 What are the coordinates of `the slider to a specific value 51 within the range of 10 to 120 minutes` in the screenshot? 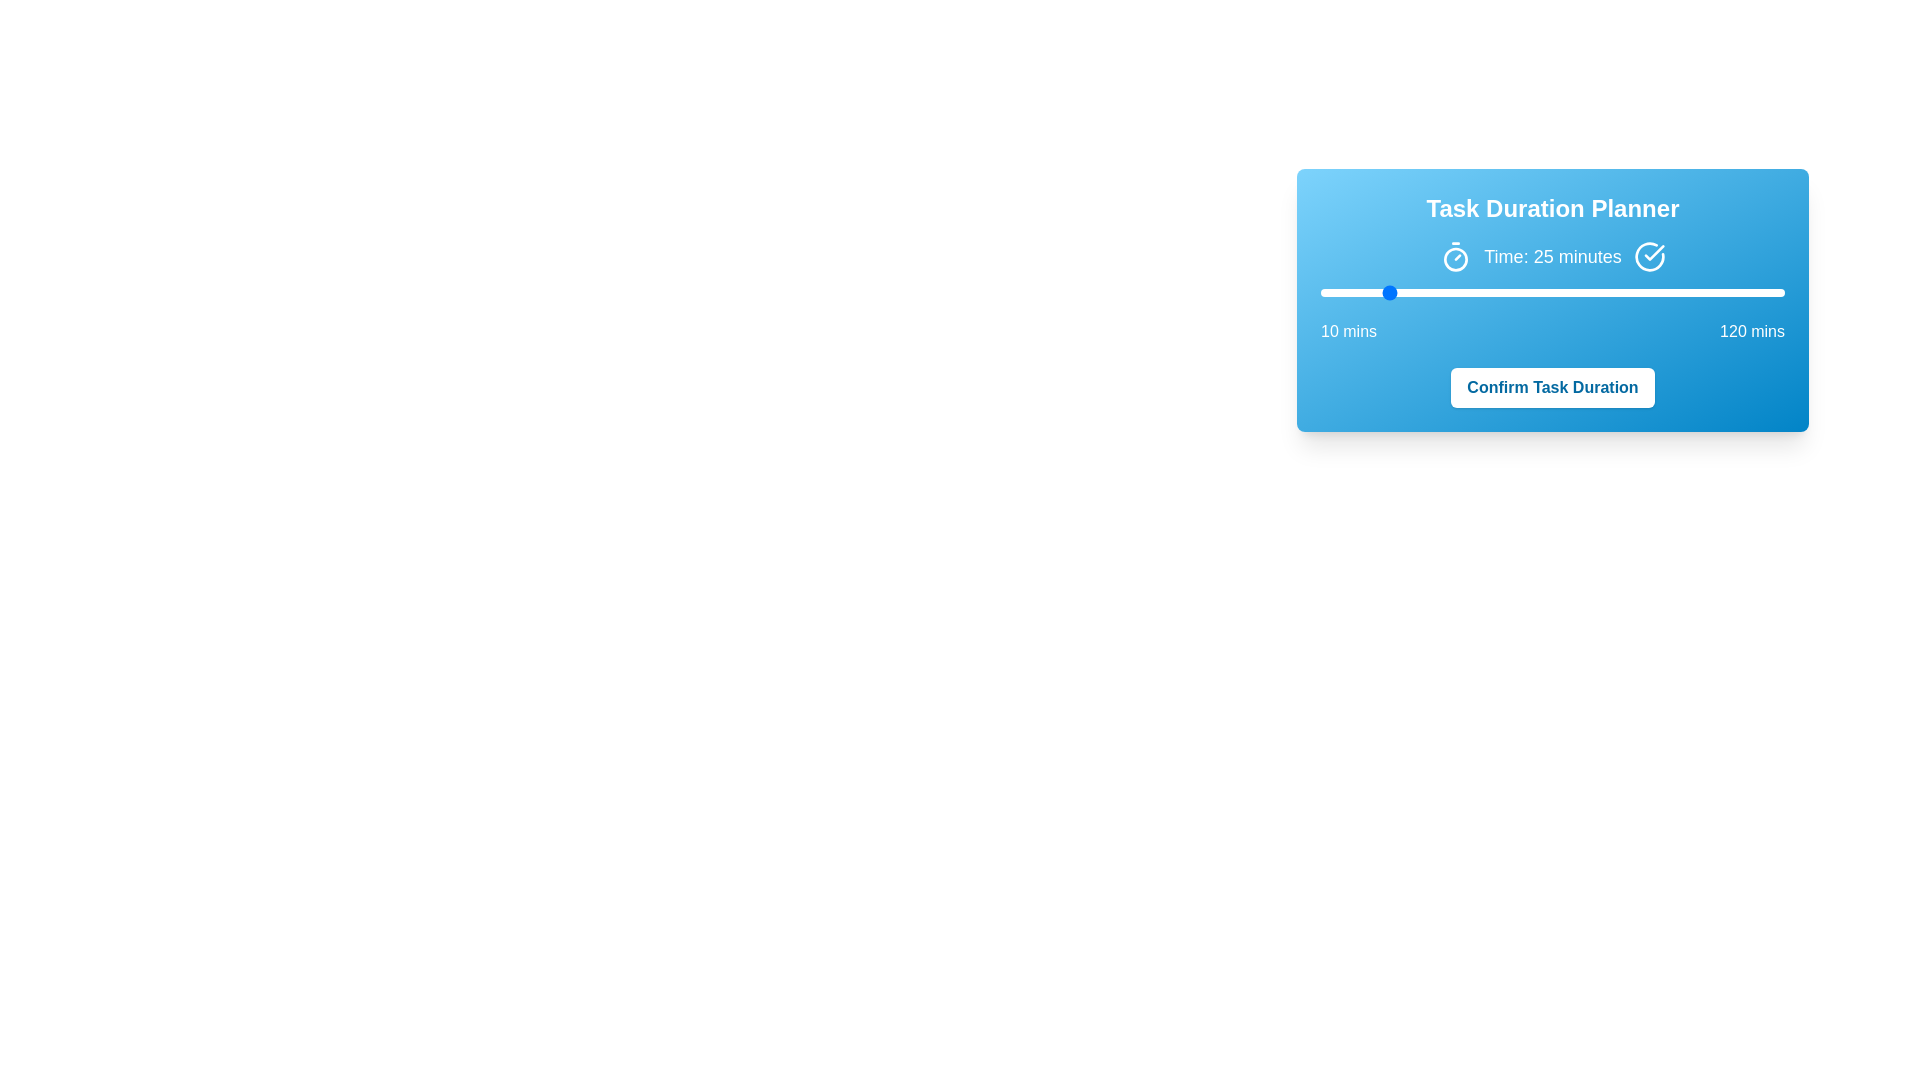 It's located at (1493, 293).